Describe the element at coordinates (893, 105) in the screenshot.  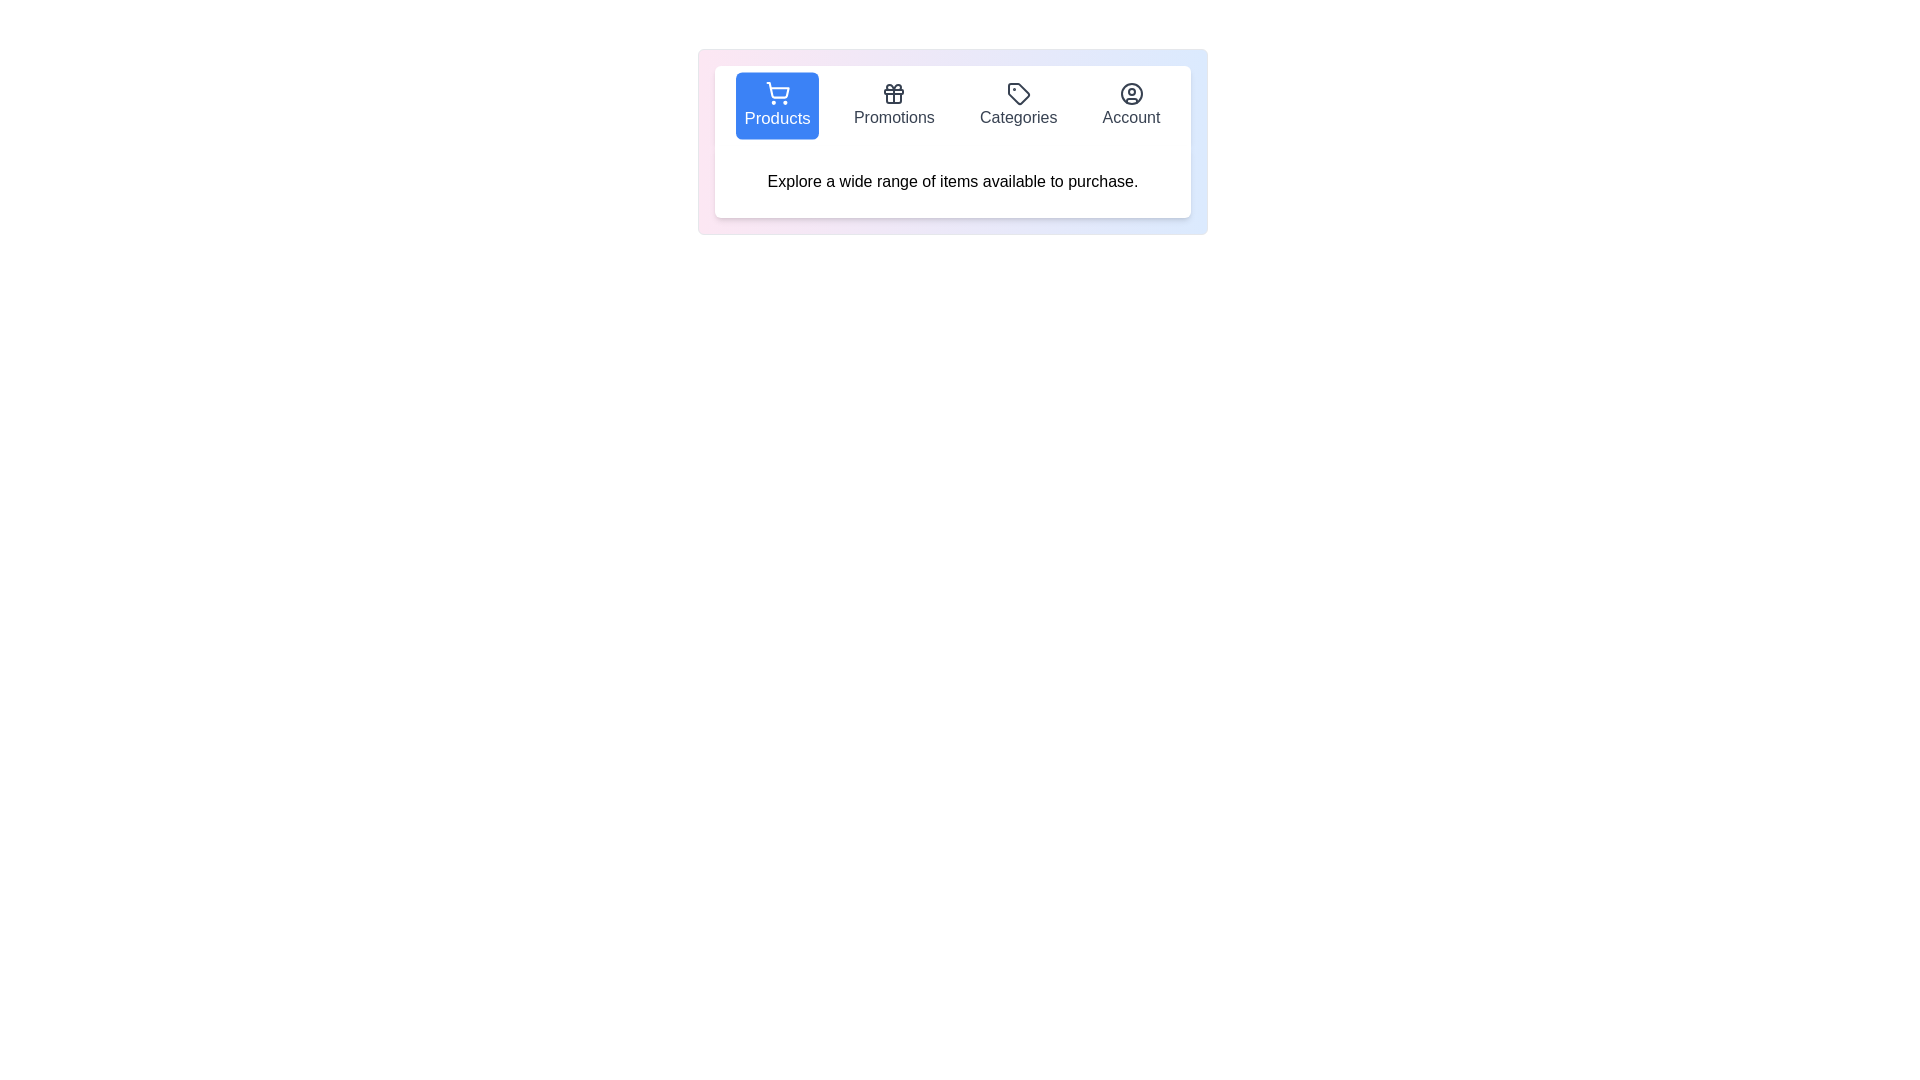
I see `the Promotions tab to observe its visual feedback` at that location.